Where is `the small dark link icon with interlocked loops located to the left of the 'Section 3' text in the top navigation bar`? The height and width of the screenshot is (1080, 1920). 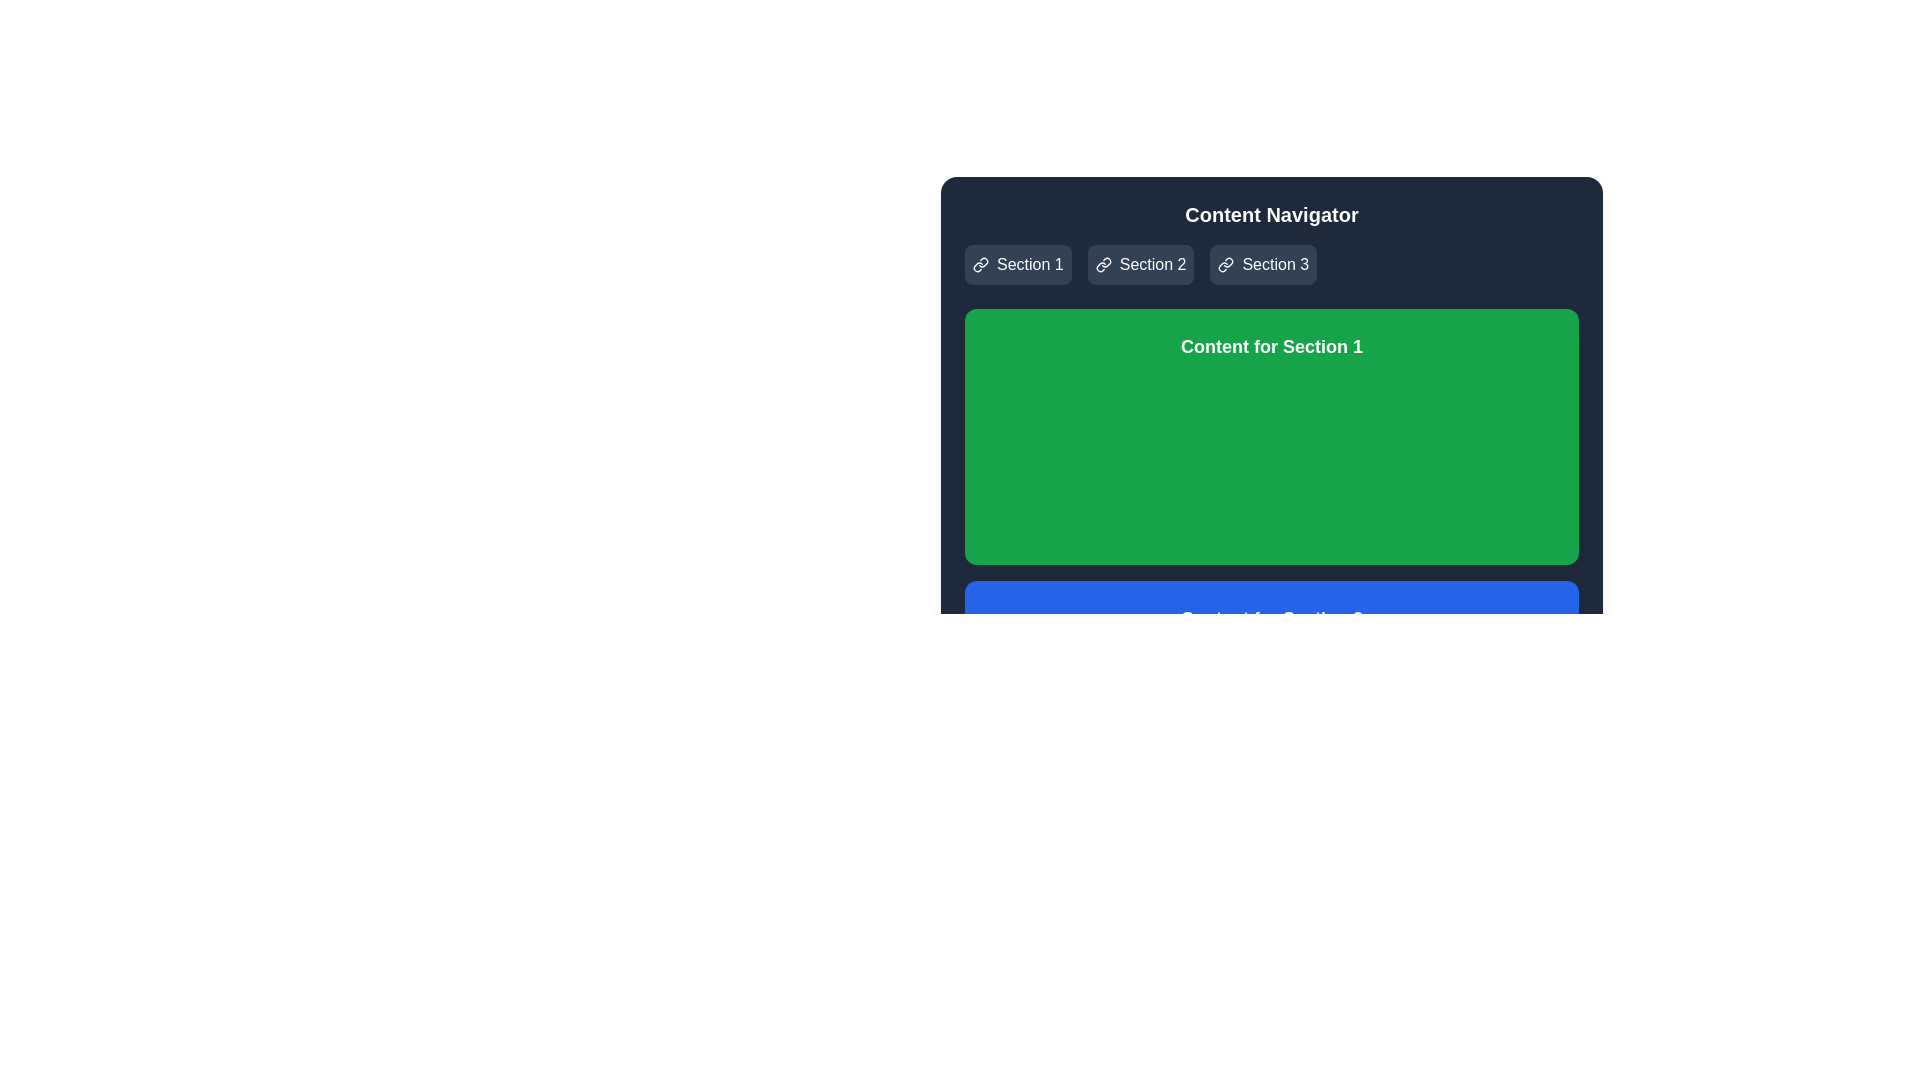 the small dark link icon with interlocked loops located to the left of the 'Section 3' text in the top navigation bar is located at coordinates (1225, 264).